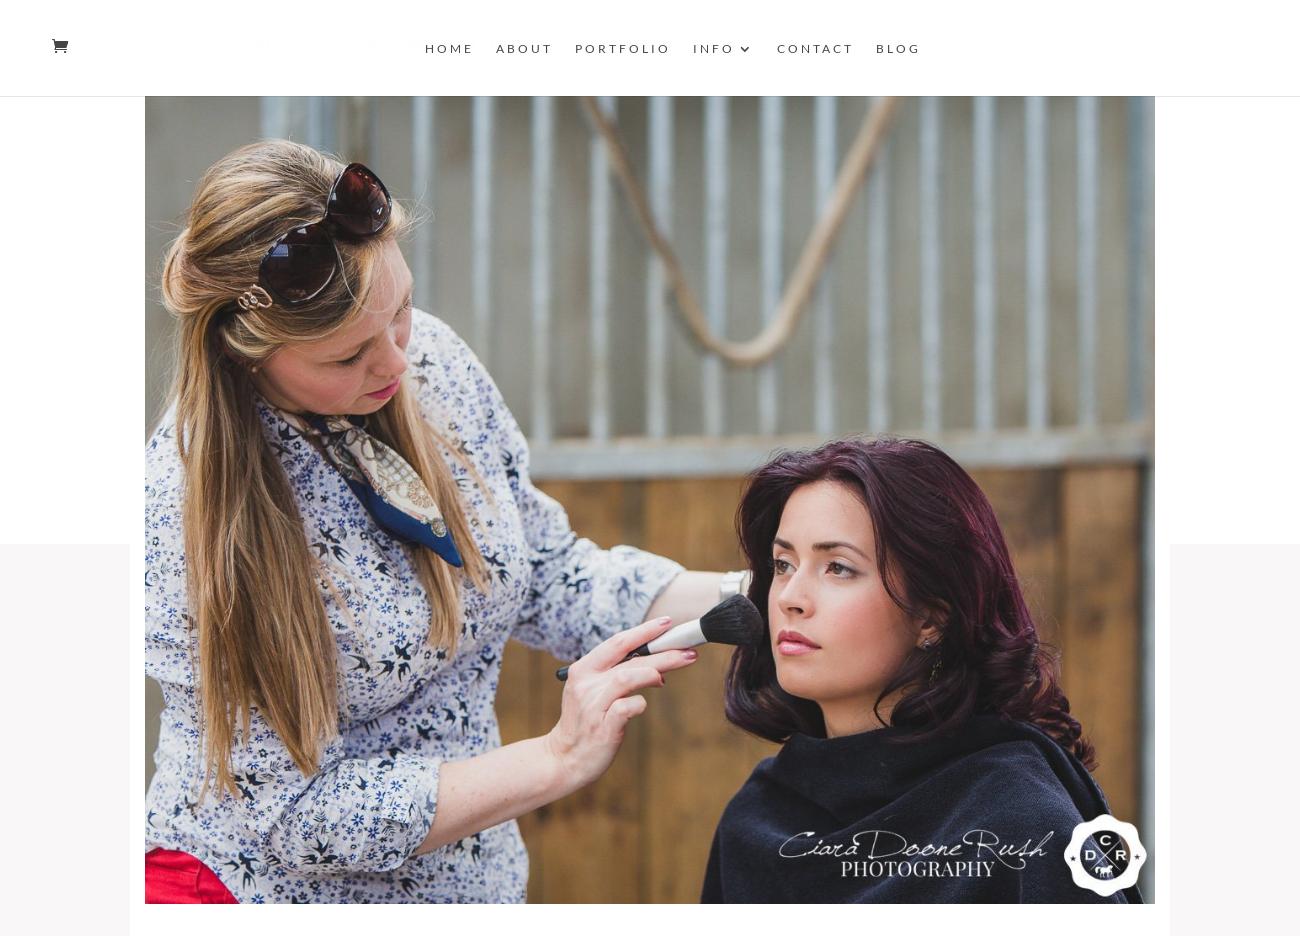 This screenshot has height=936, width=1300. I want to click on 'Info', so click(713, 48).